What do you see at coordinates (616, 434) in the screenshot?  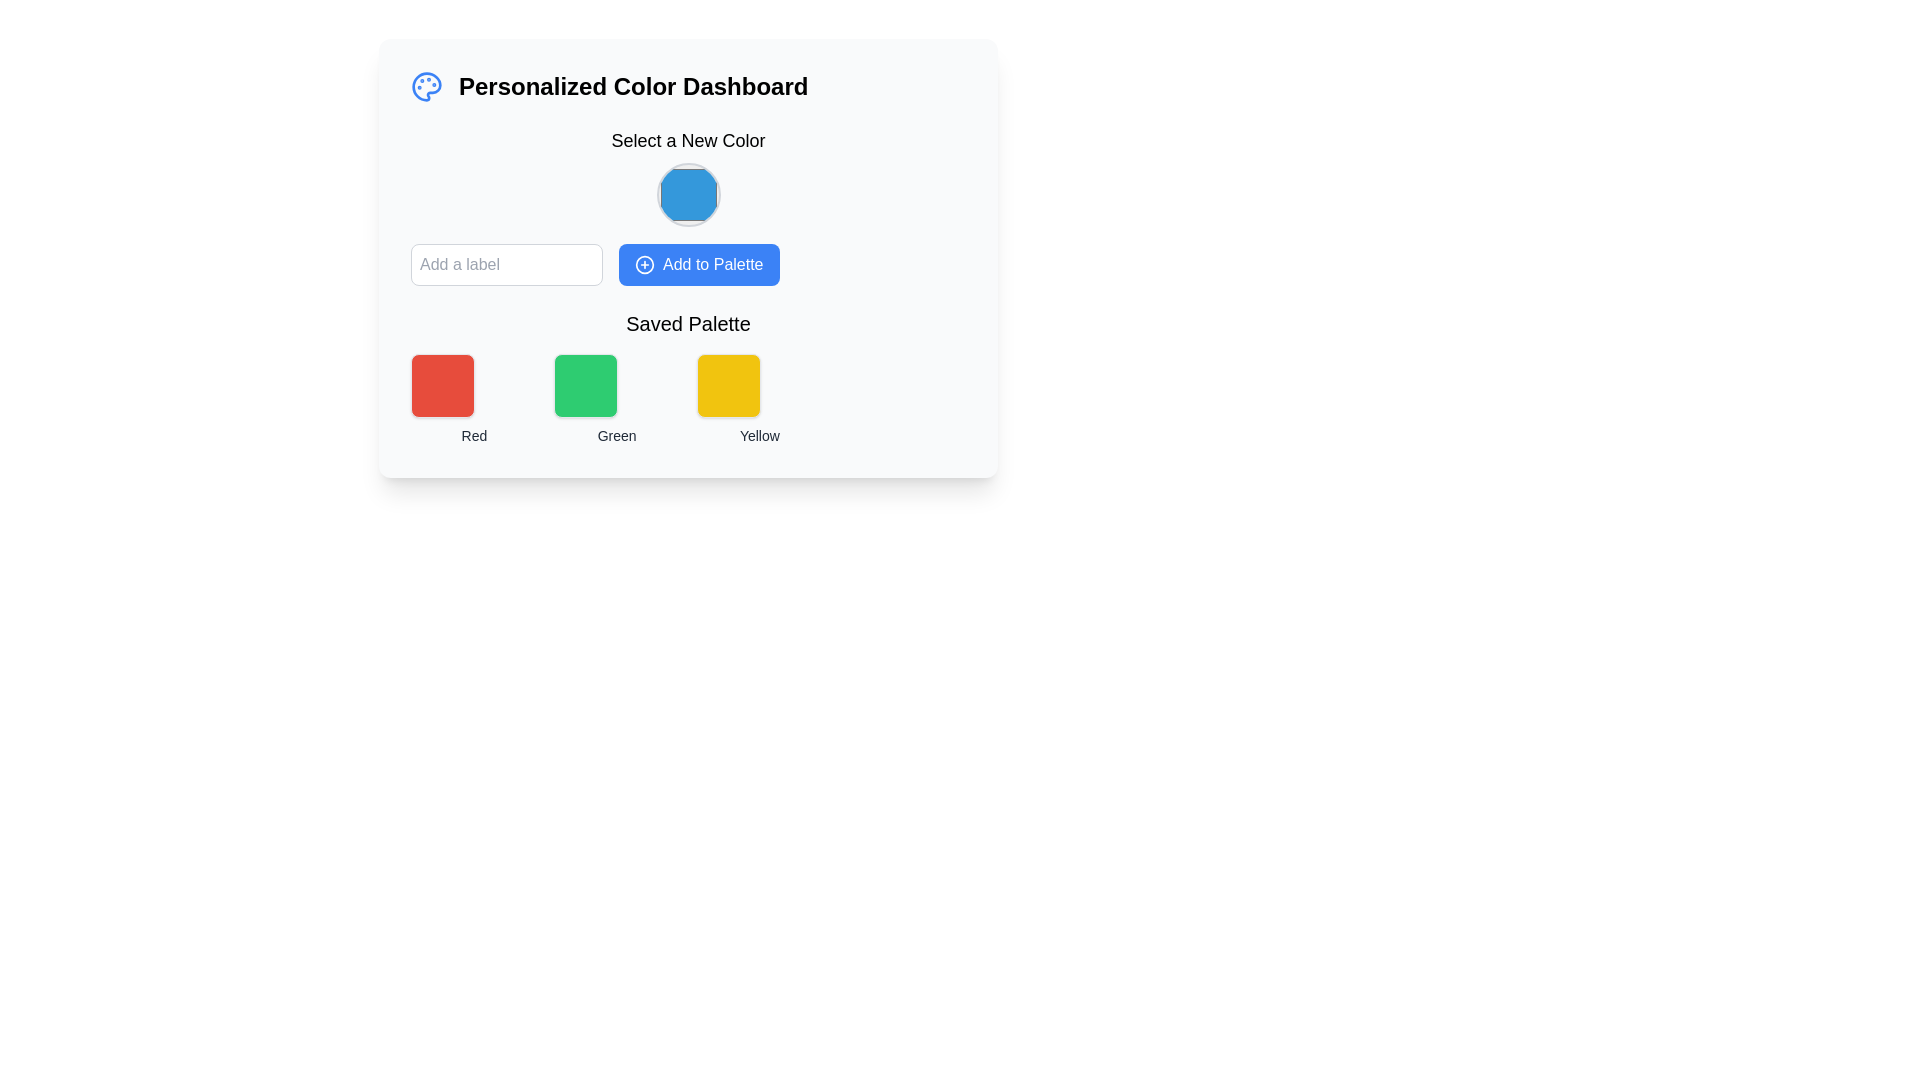 I see `the text label displaying the word 'Green', which is styled with a gray color and positioned below a green square swatch in the 'Saved Palette' section` at bounding box center [616, 434].